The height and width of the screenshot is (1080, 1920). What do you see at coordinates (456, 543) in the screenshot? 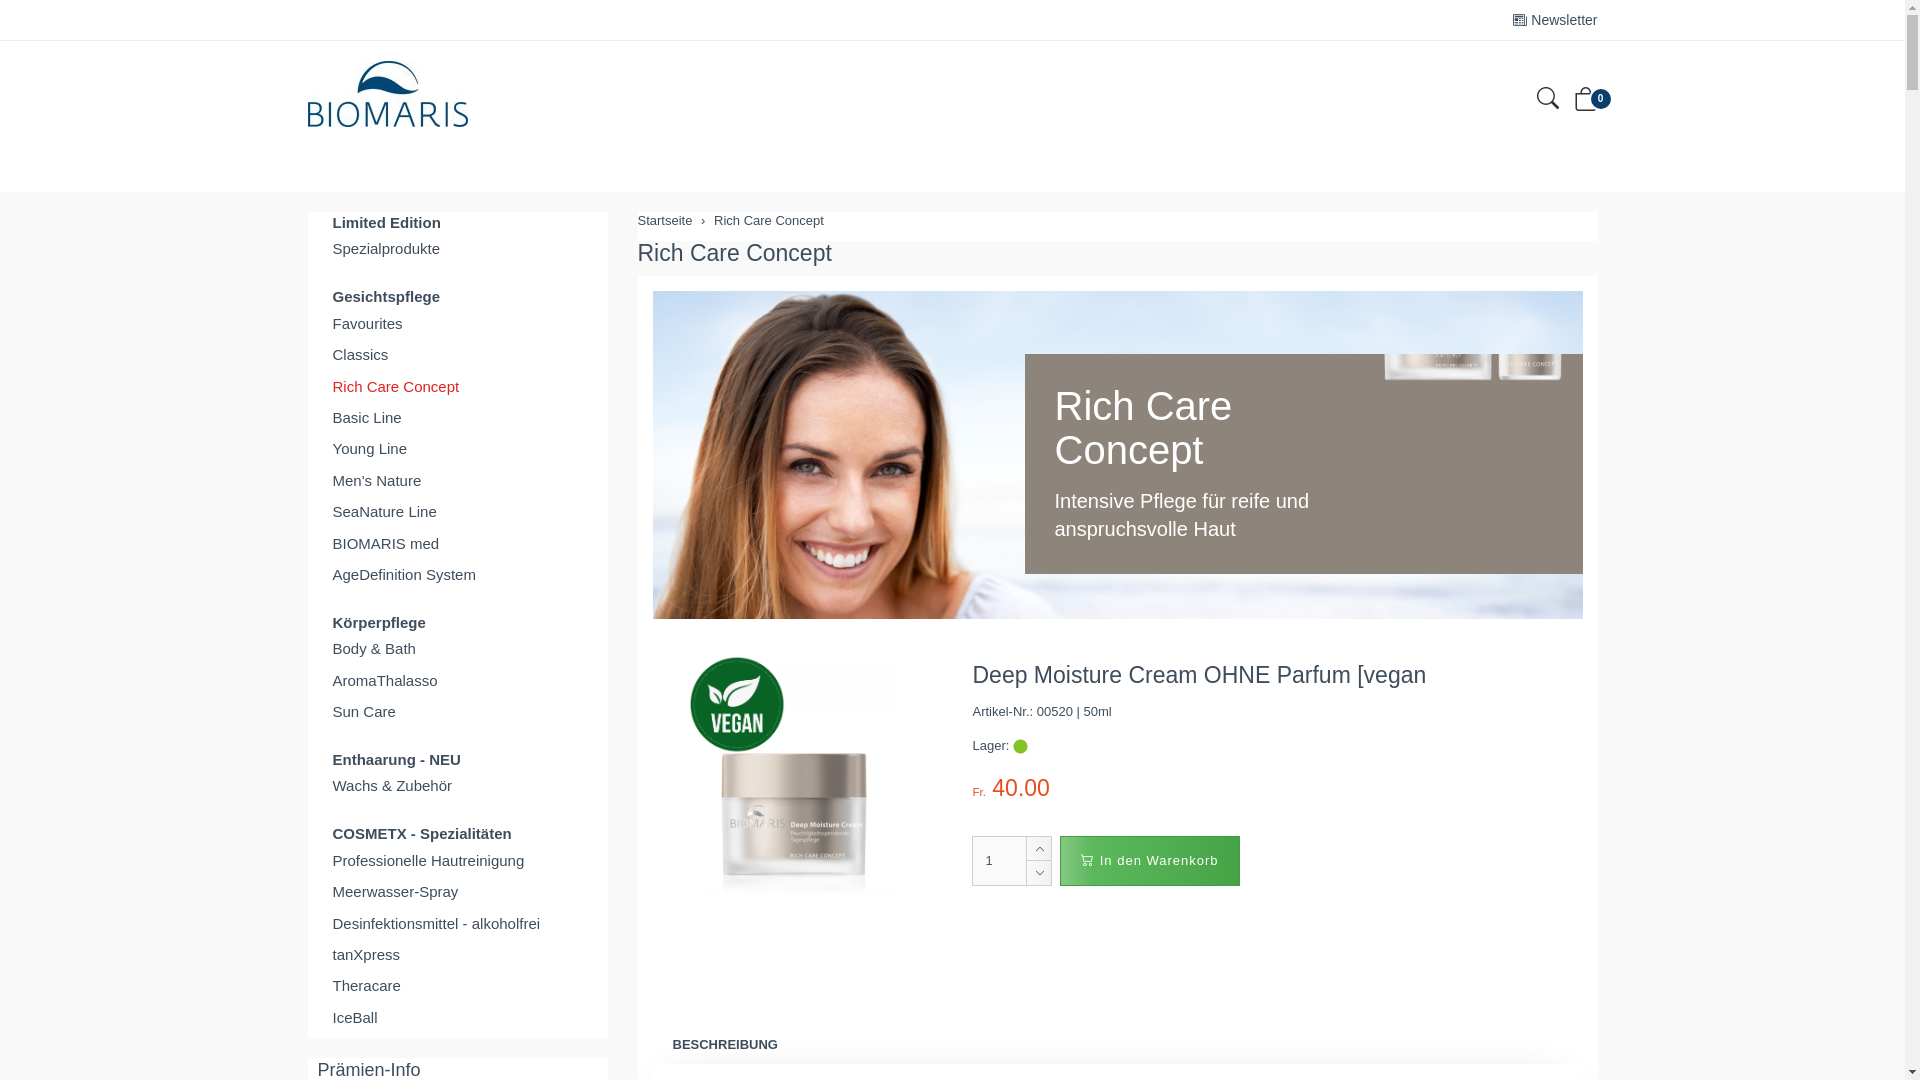
I see `'BIOMARIS med'` at bounding box center [456, 543].